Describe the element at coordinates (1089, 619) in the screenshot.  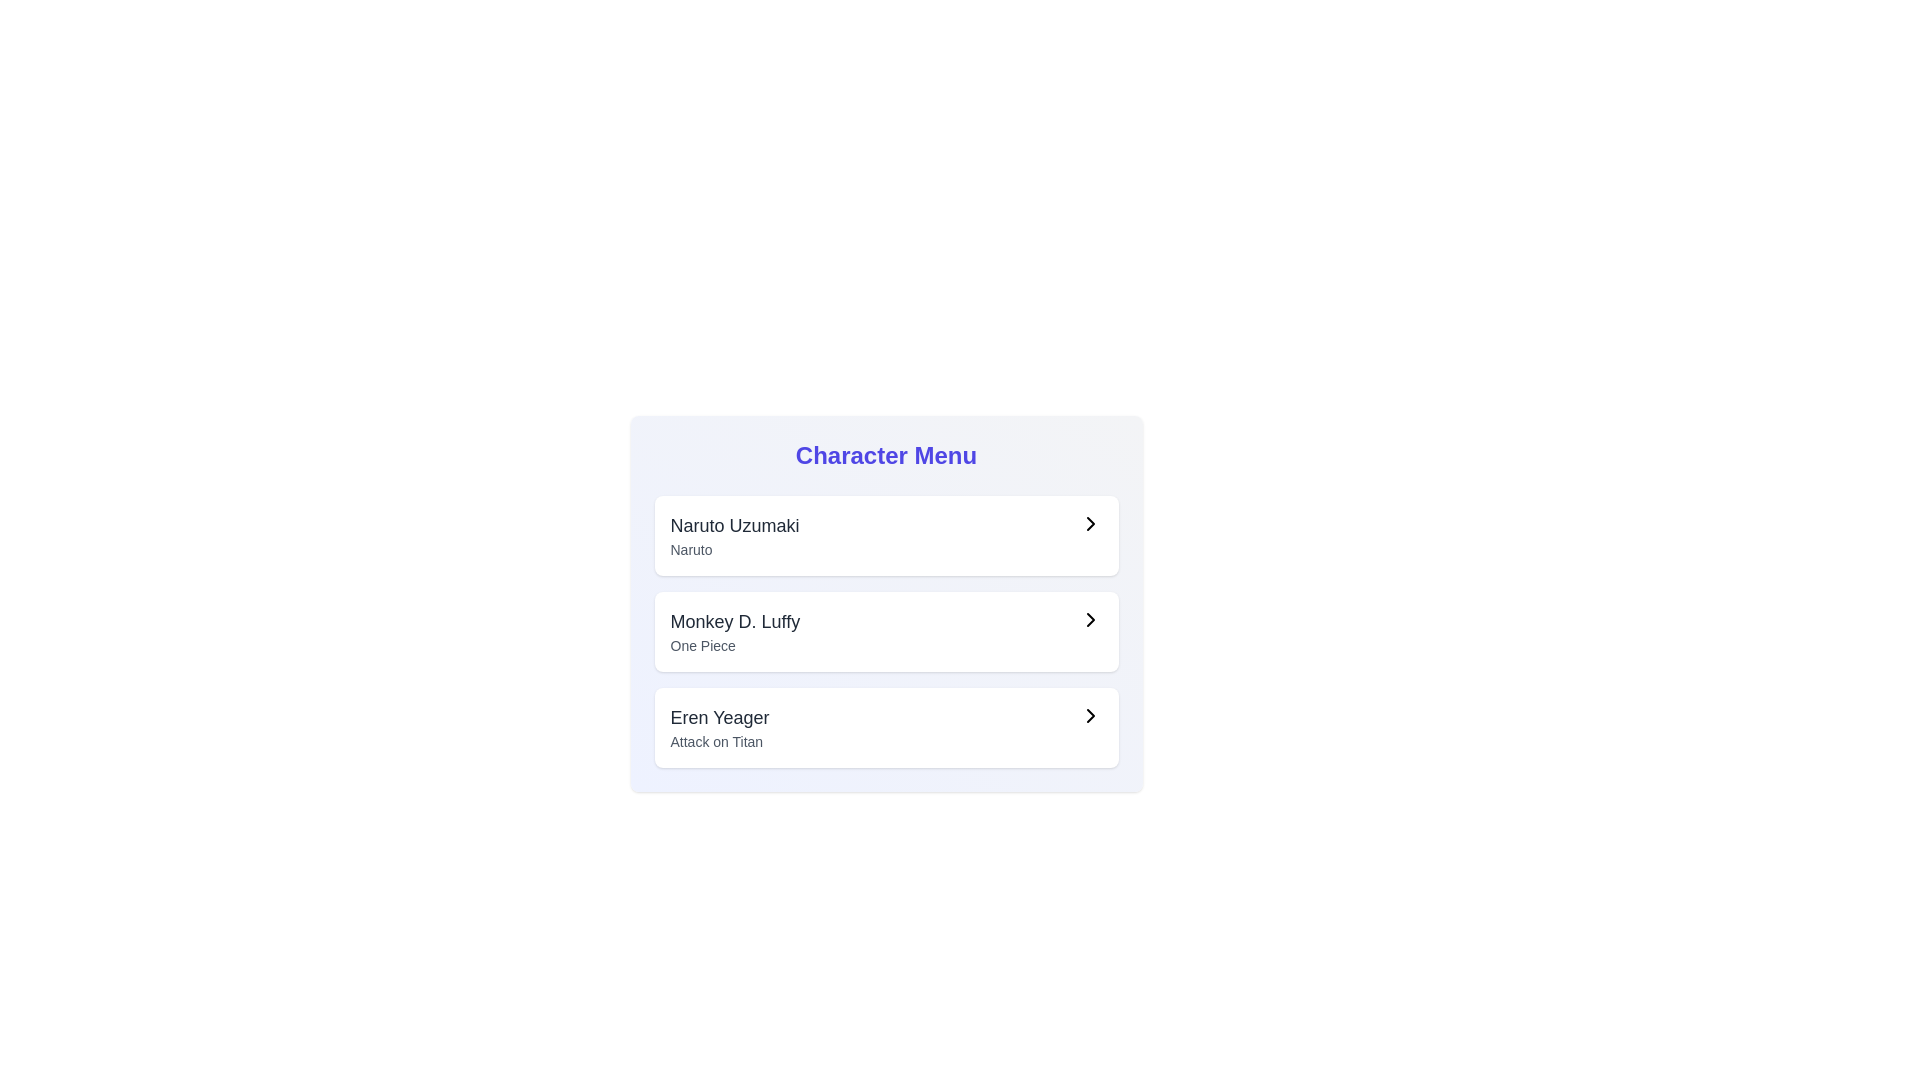
I see `the SVG Chevron Icon located to the far right of the row containing the label 'Monkey D. Luffy', which is the third visible chevron icon in the menu structure` at that location.